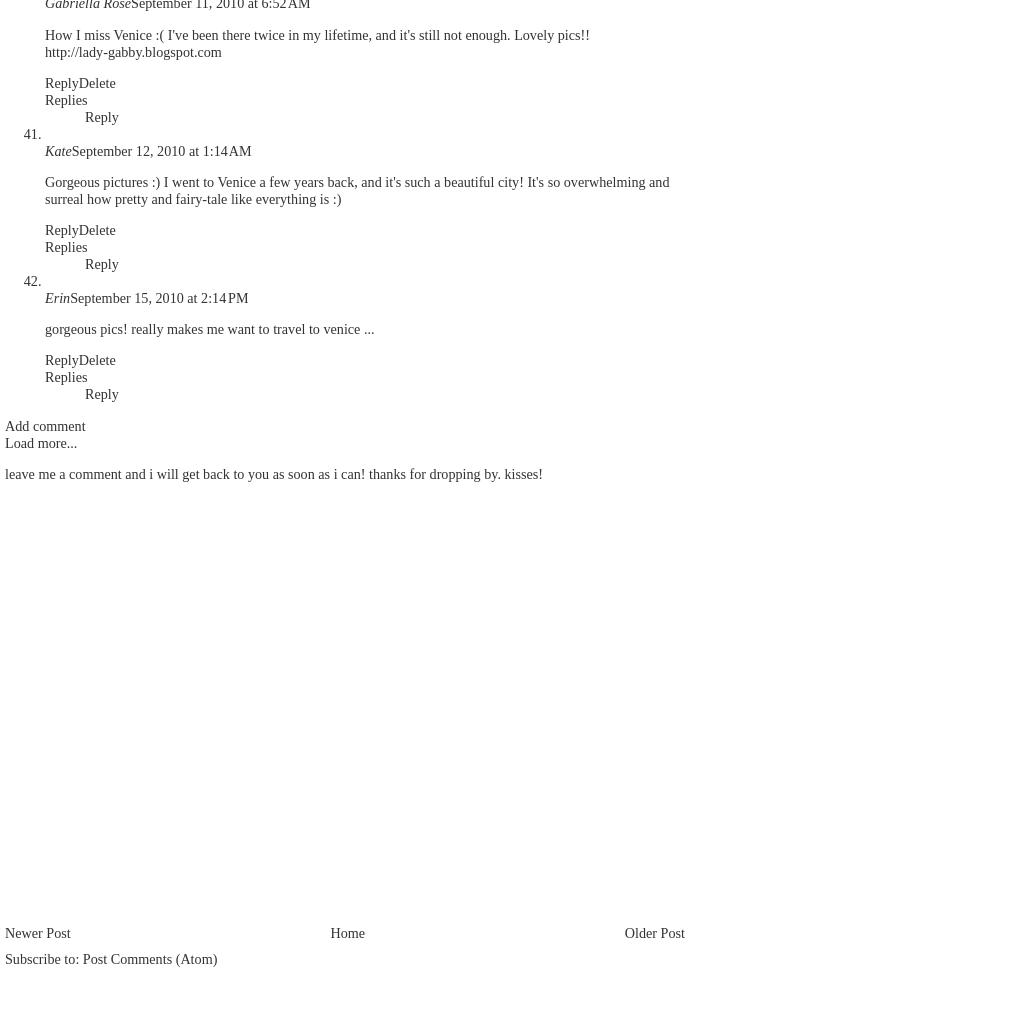  What do you see at coordinates (56, 149) in the screenshot?
I see `'Kate'` at bounding box center [56, 149].